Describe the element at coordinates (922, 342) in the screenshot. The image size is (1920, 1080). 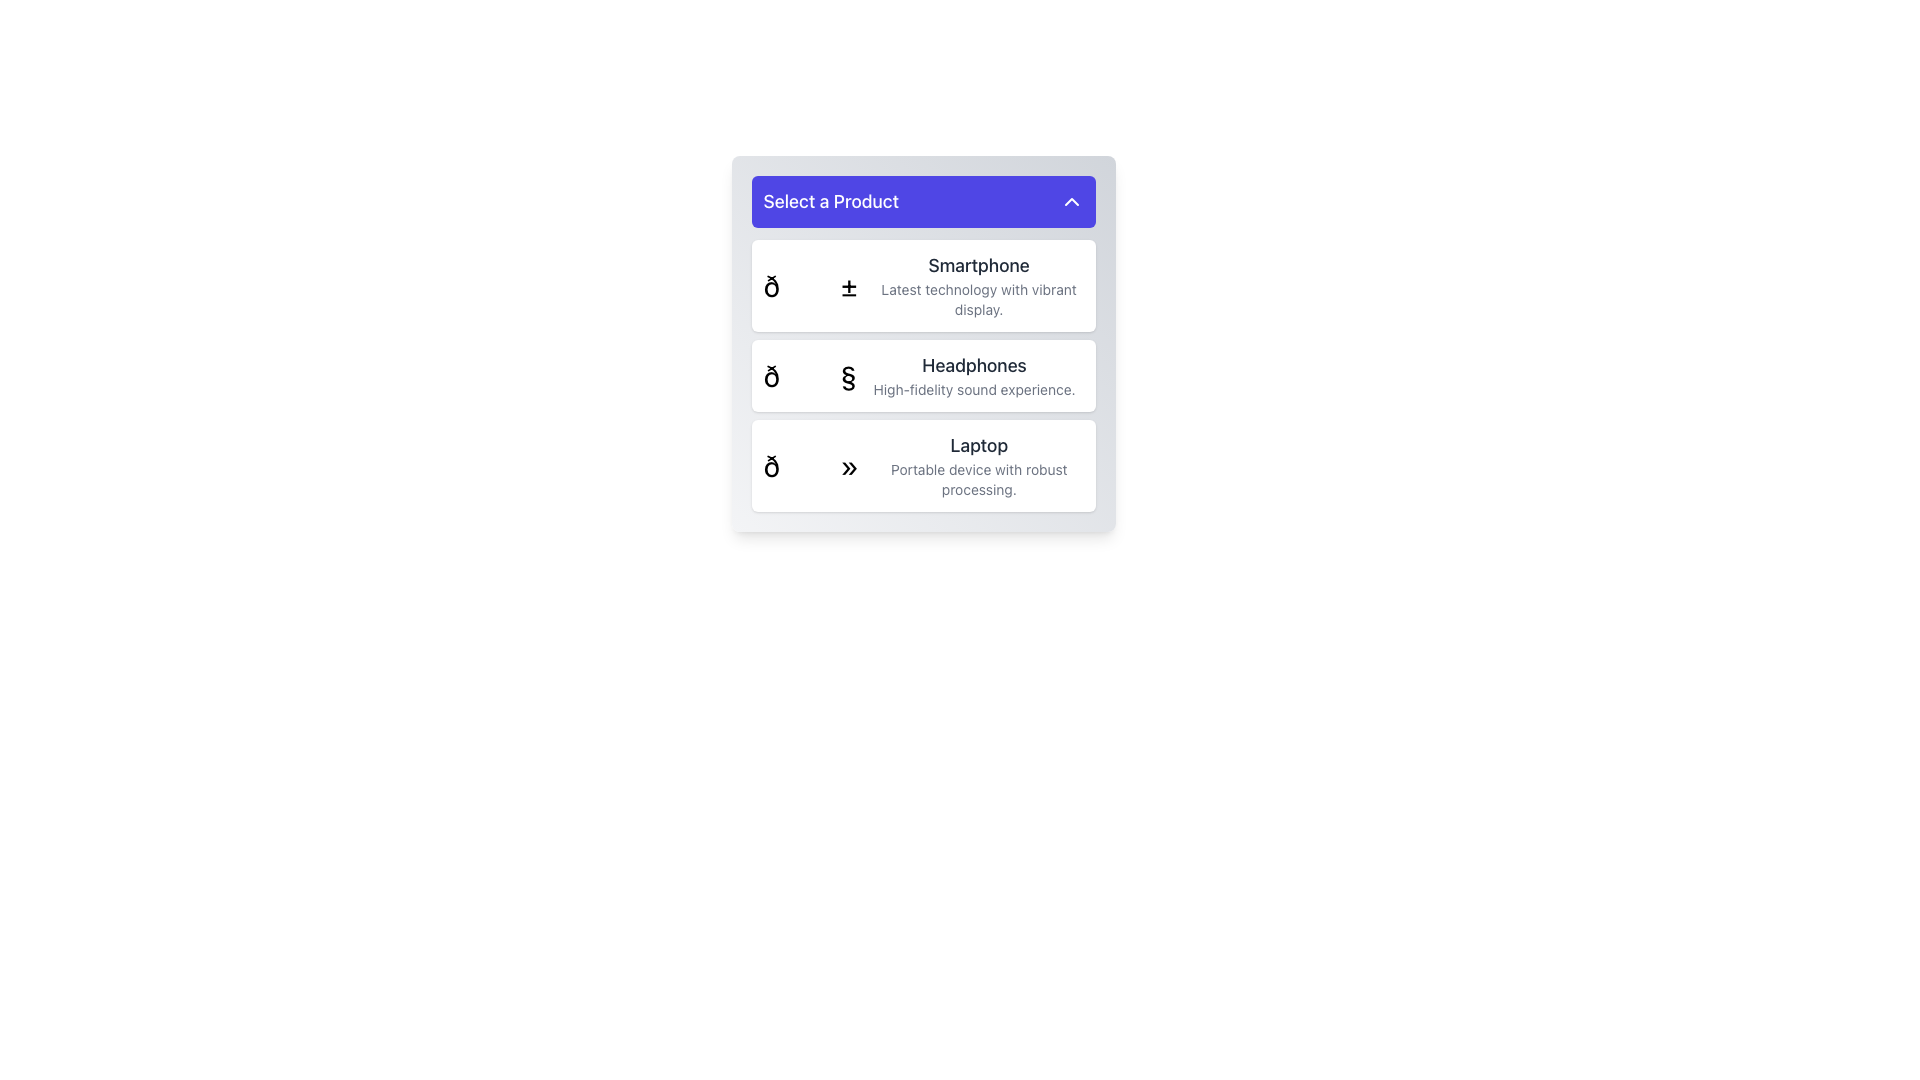
I see `the 'Headphones' selectable card, which is the second card in the vertical stack under the 'Select a Product.' header` at that location.